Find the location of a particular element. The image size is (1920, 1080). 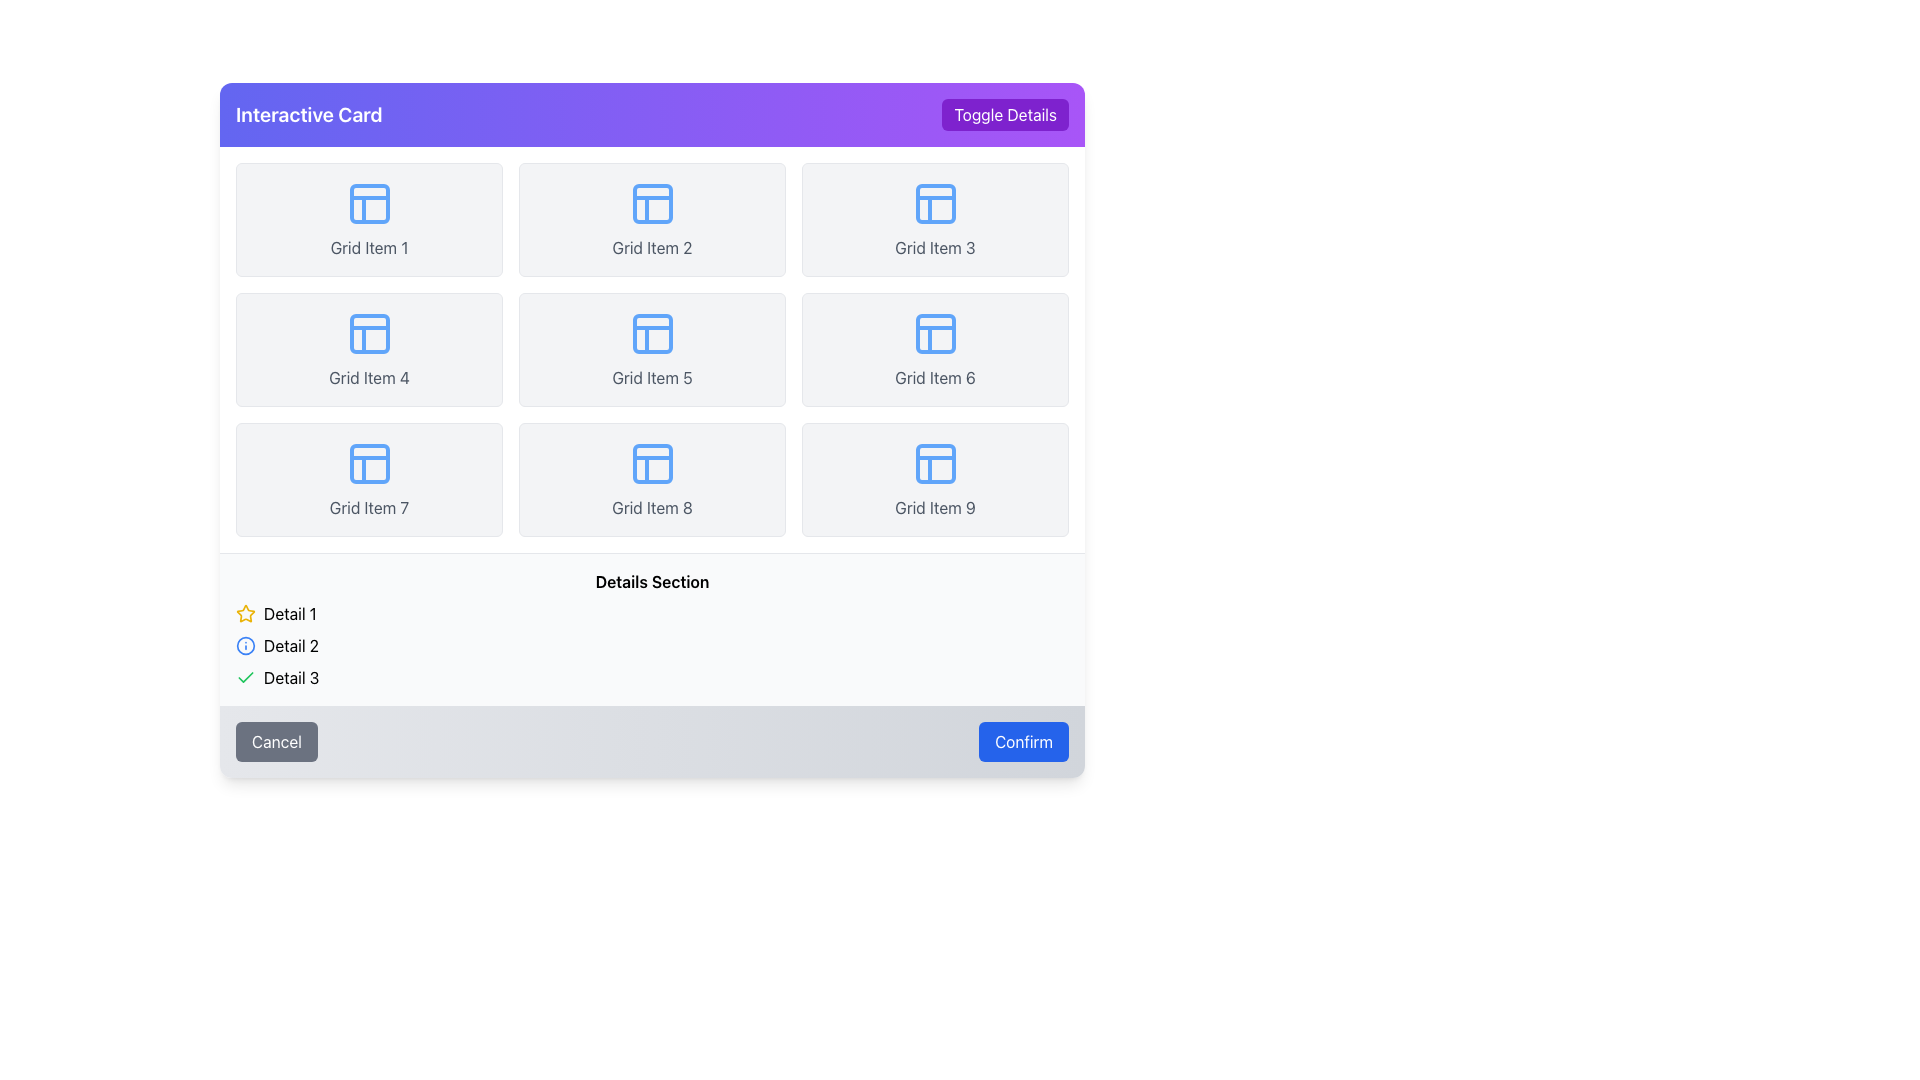

the label text inside the card labeled 'Grid Item 9' located in the bottom-right corner of the grid layout is located at coordinates (934, 507).